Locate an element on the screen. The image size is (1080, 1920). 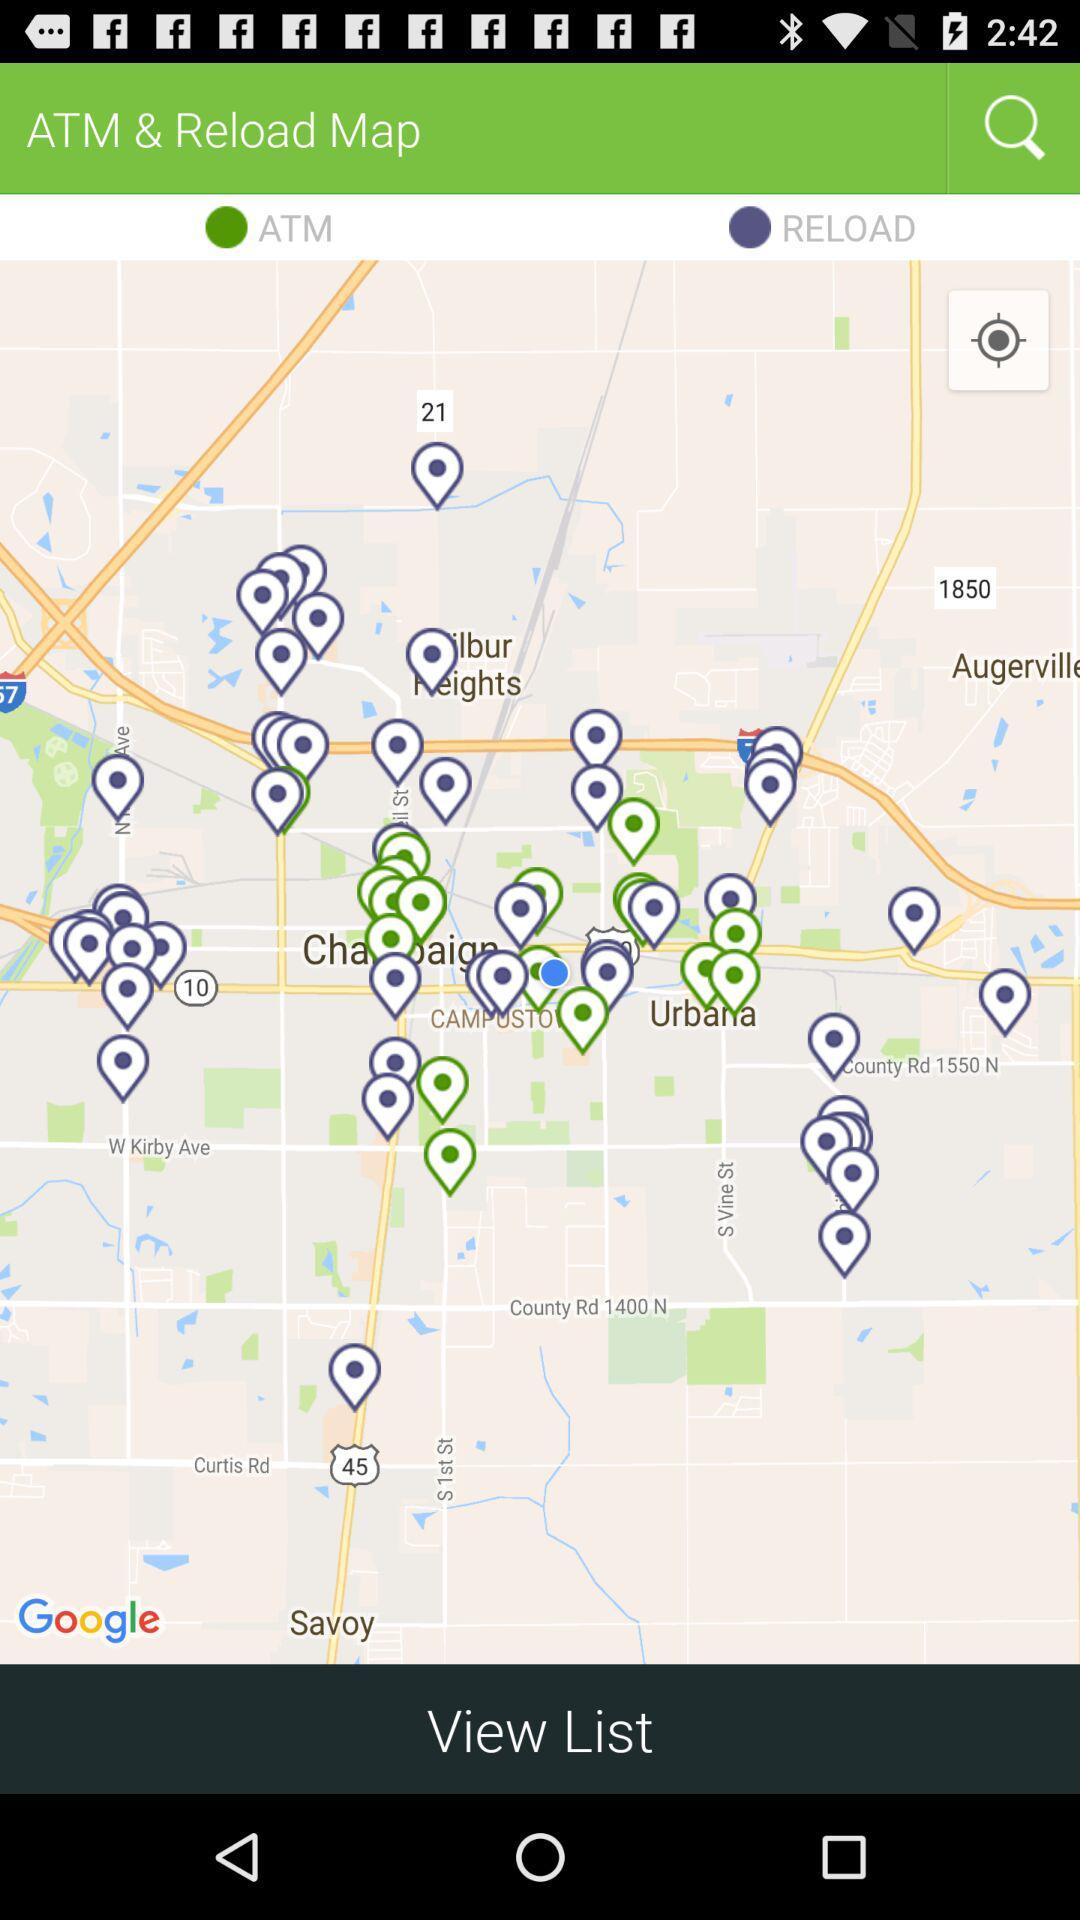
view list is located at coordinates (540, 1728).